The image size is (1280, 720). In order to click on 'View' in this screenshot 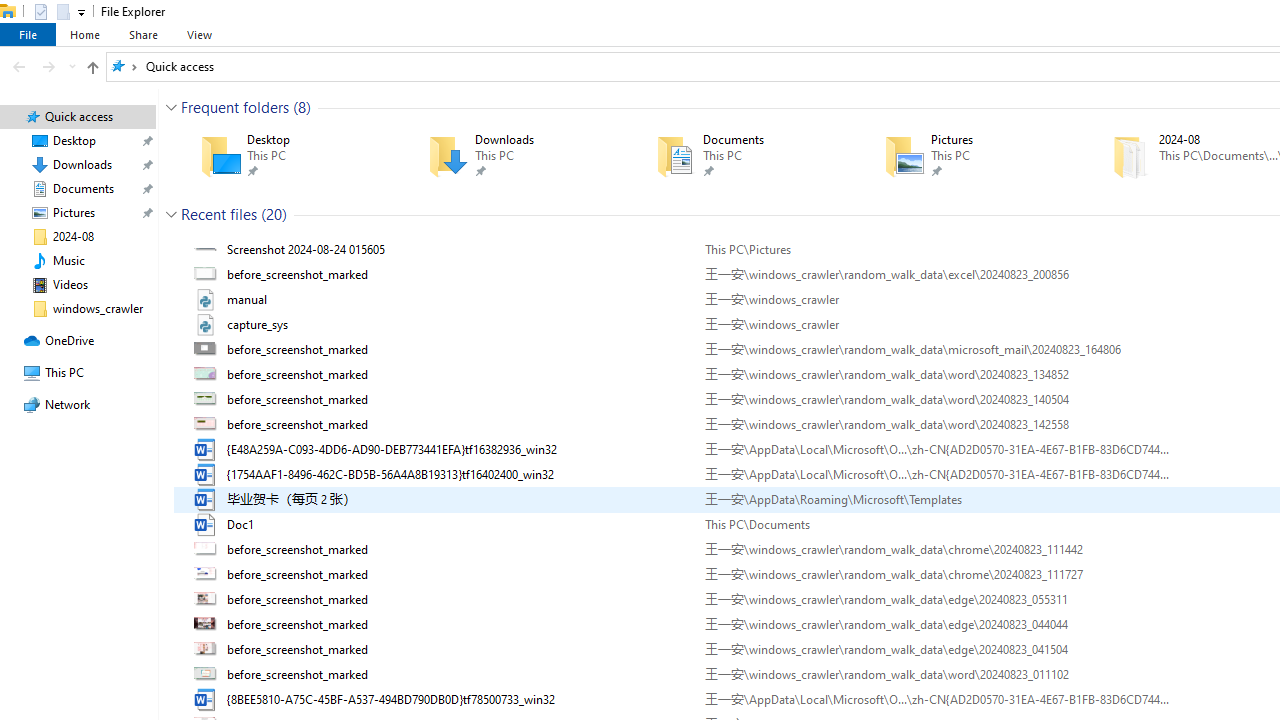, I will do `click(199, 34)`.